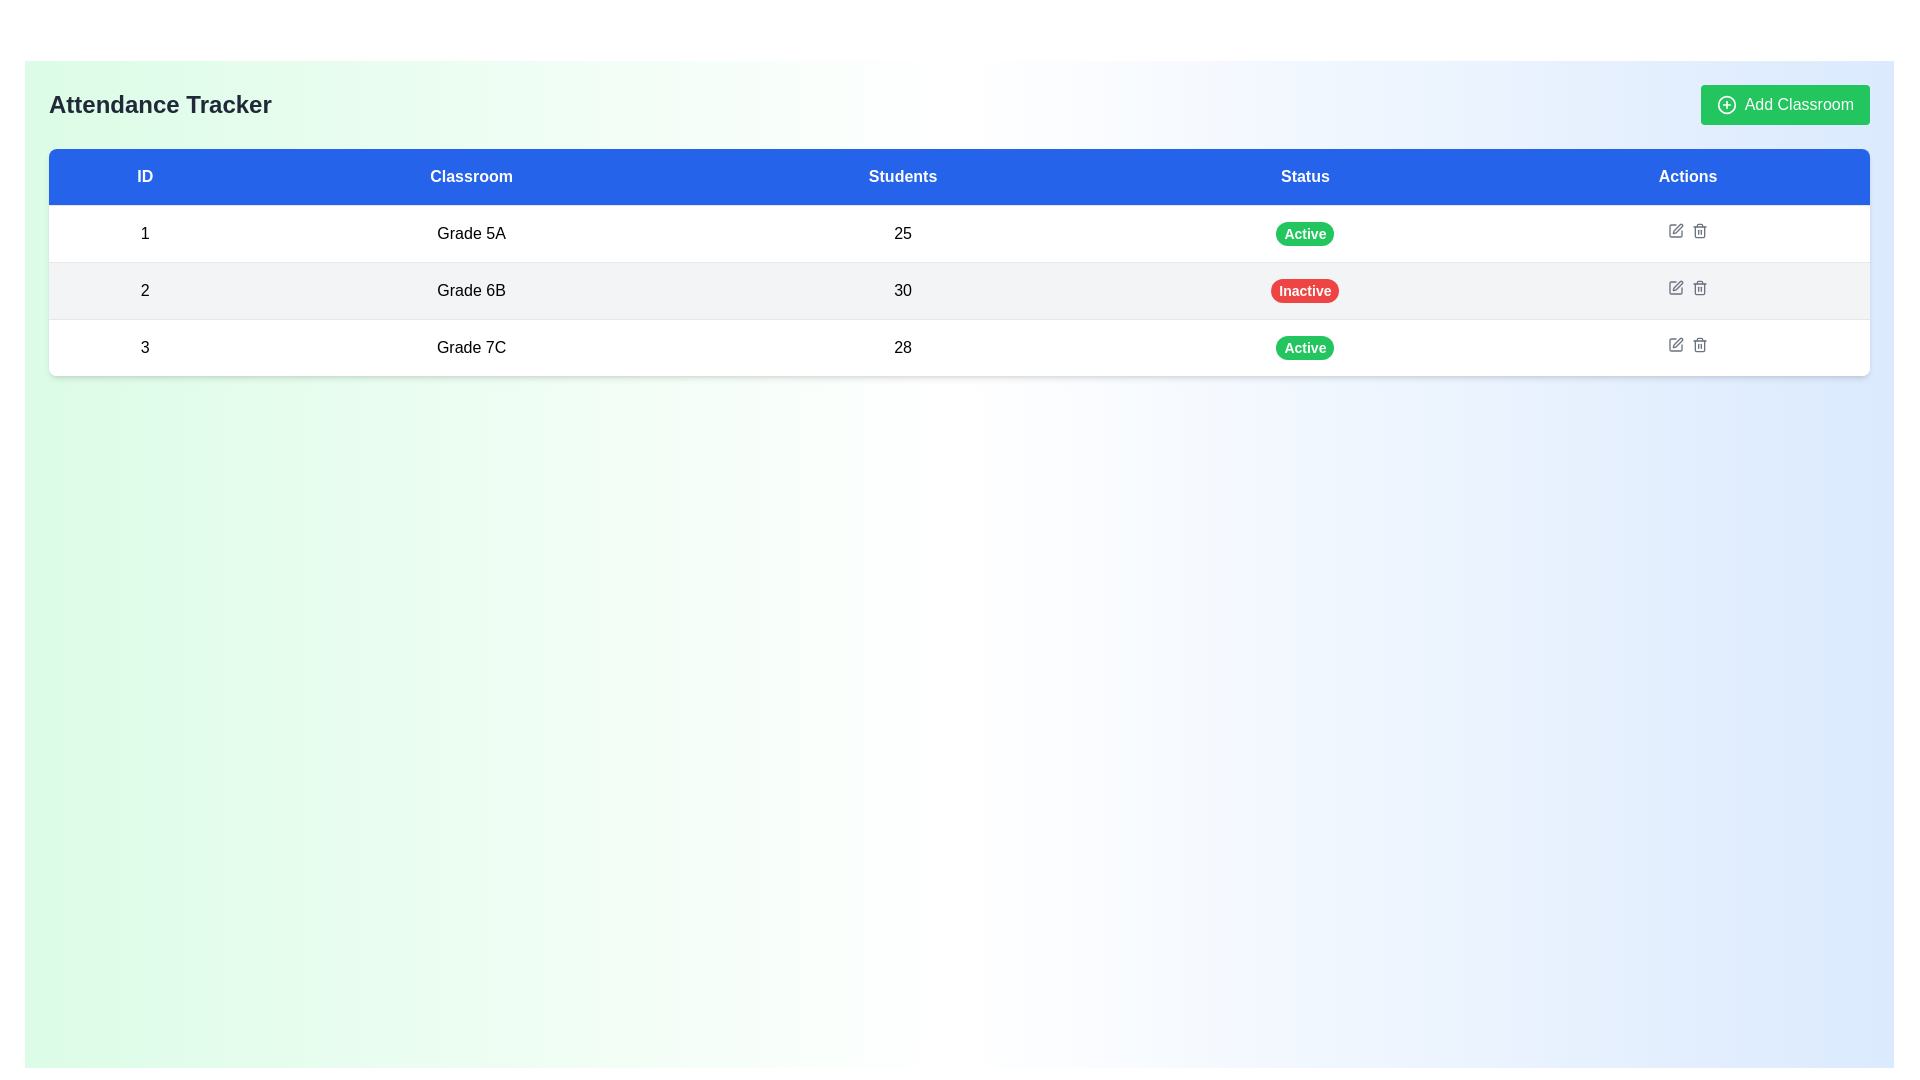 The width and height of the screenshot is (1920, 1080). Describe the element at coordinates (1699, 345) in the screenshot. I see `navigation on the Trash Bin icon located in the last column of the third row ('Grade 7C') in the table` at that location.